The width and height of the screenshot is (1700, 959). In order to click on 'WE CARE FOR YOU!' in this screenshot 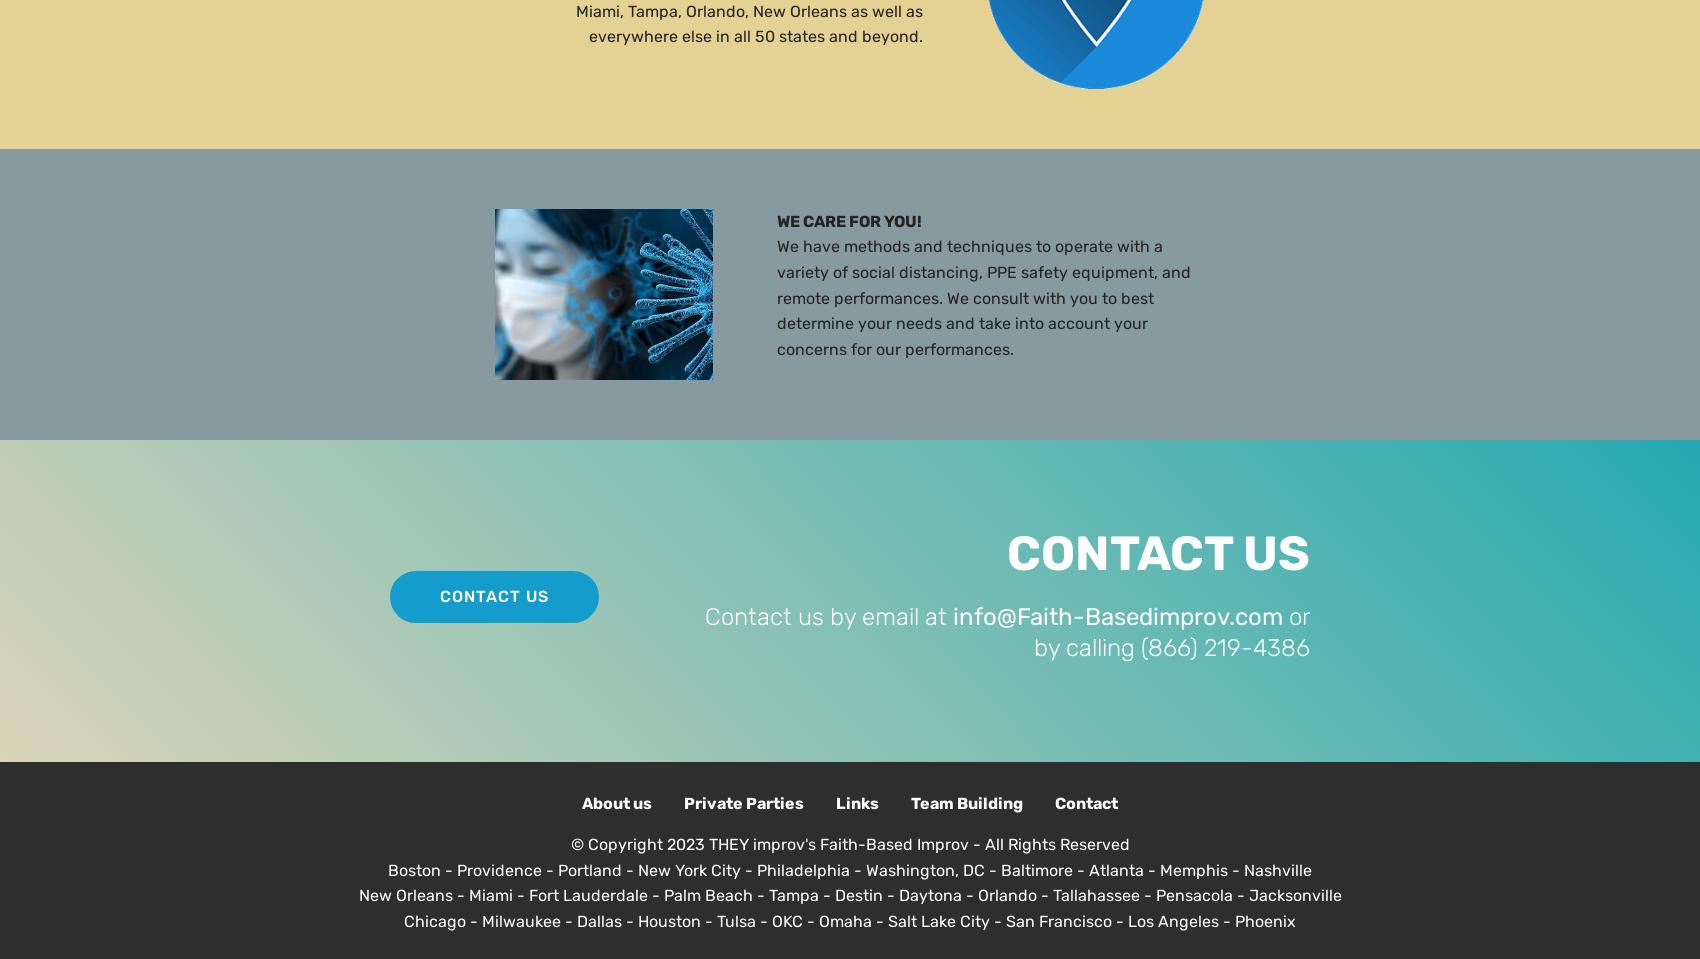, I will do `click(848, 220)`.